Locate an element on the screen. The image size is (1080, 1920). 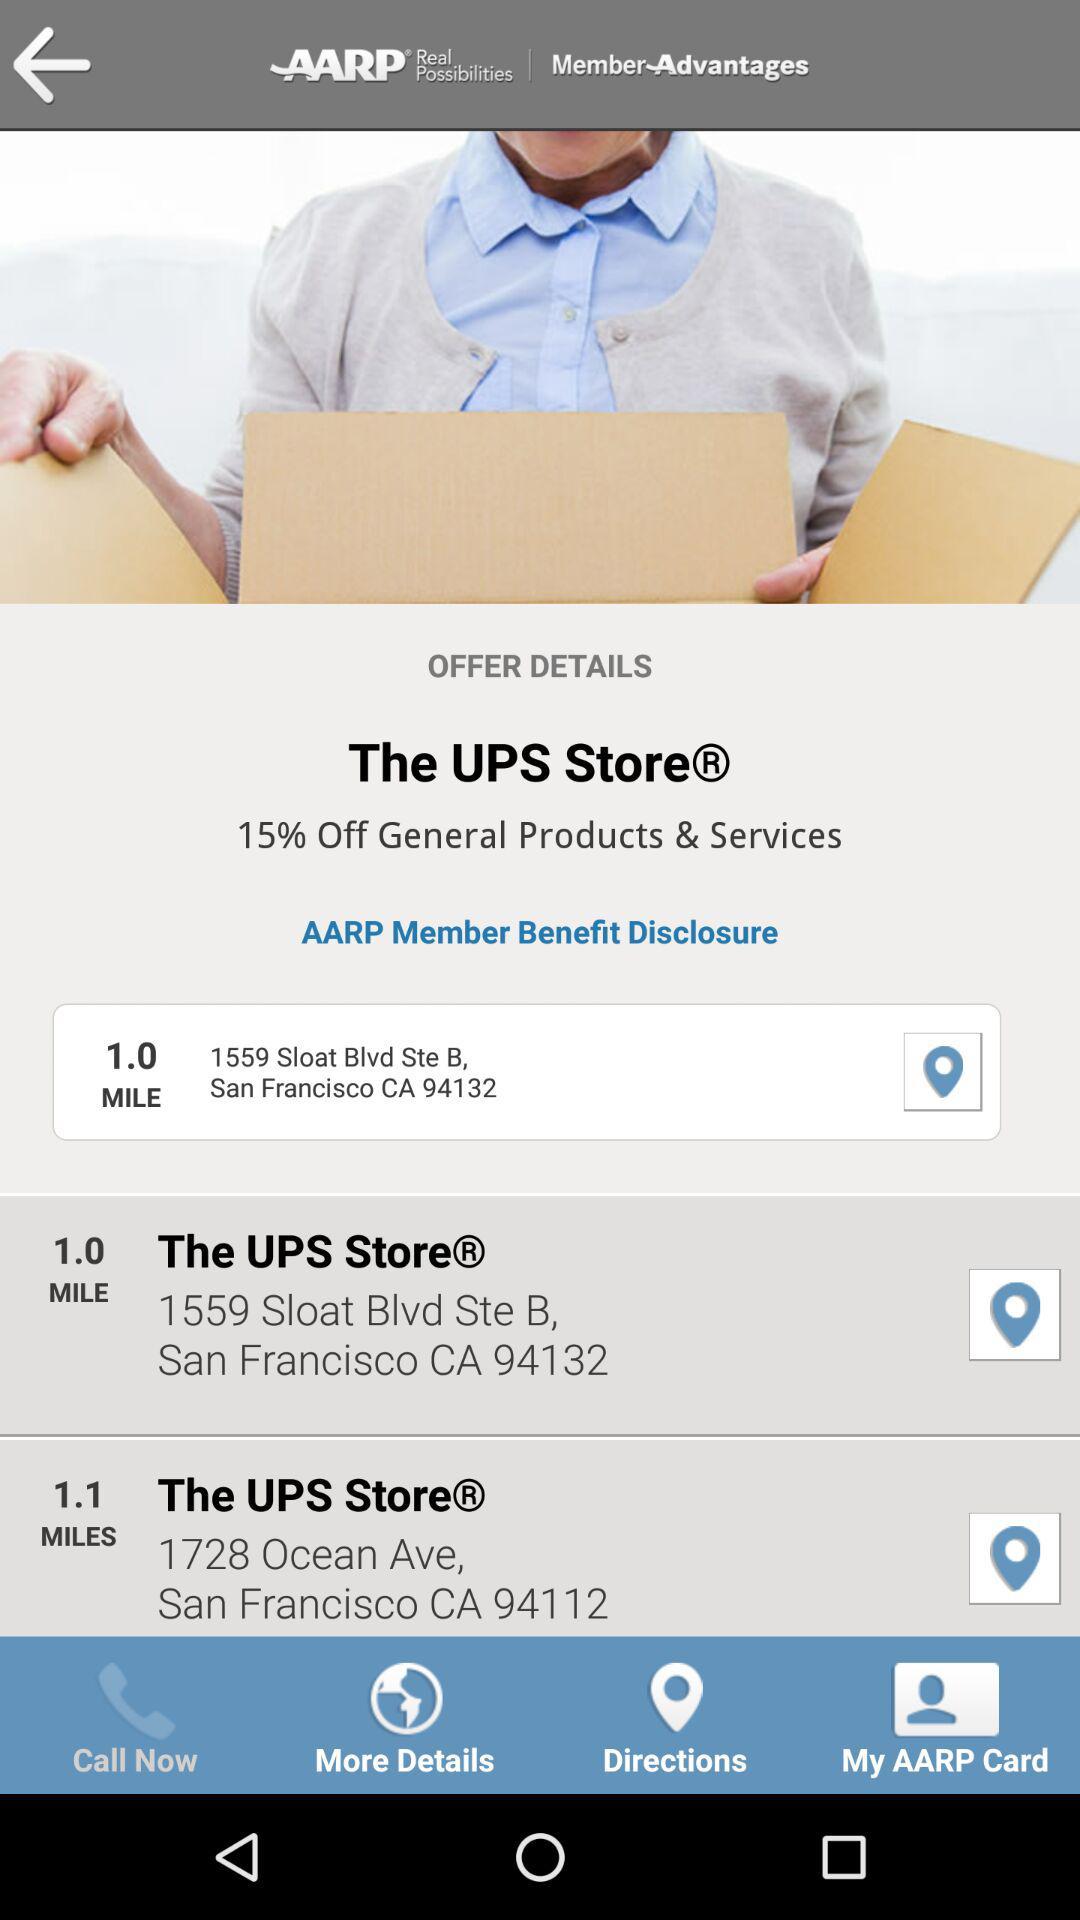
the location icon is located at coordinates (1015, 1668).